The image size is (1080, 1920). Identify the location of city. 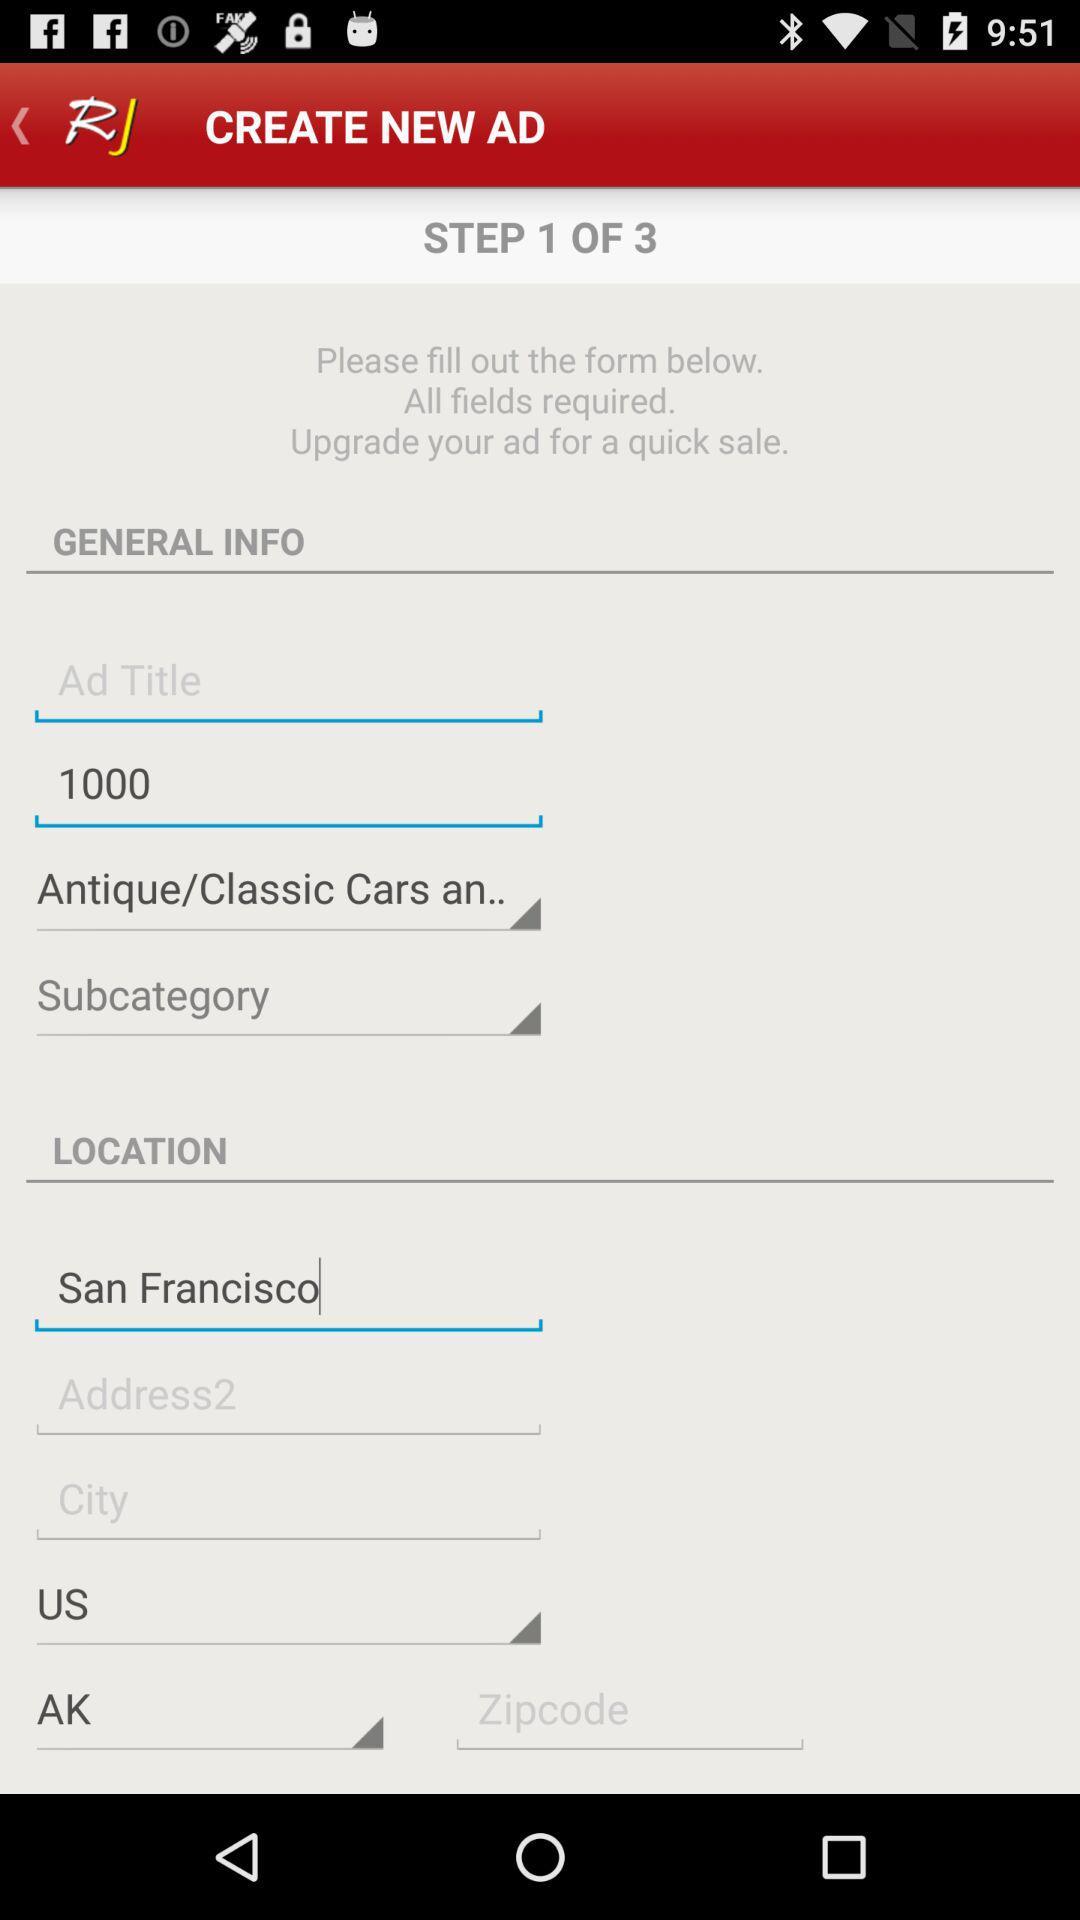
(288, 1497).